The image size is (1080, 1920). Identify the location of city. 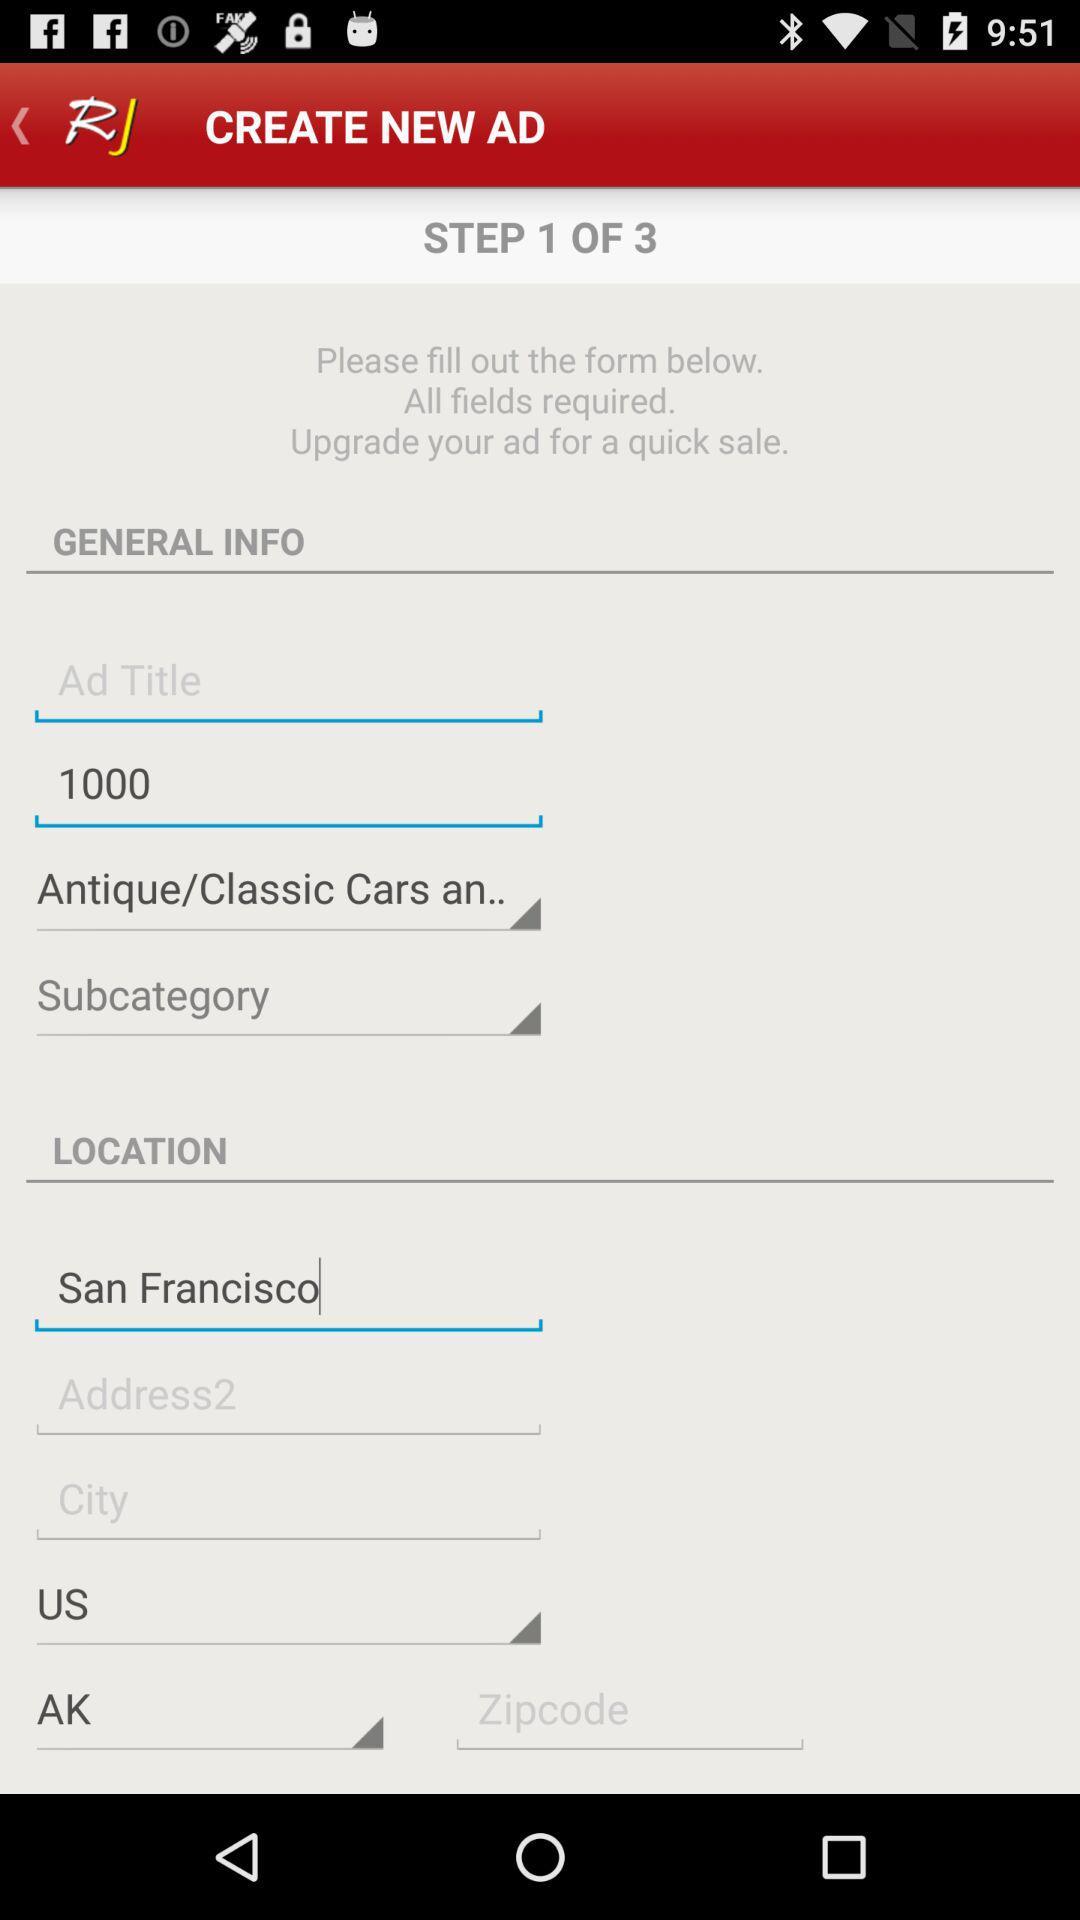
(288, 1497).